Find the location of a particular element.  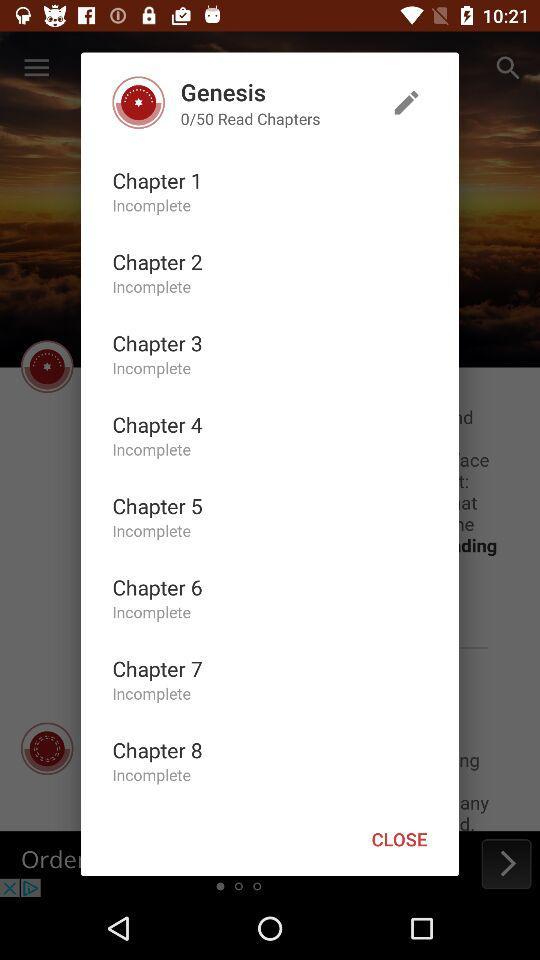

chapter 3 item is located at coordinates (156, 343).